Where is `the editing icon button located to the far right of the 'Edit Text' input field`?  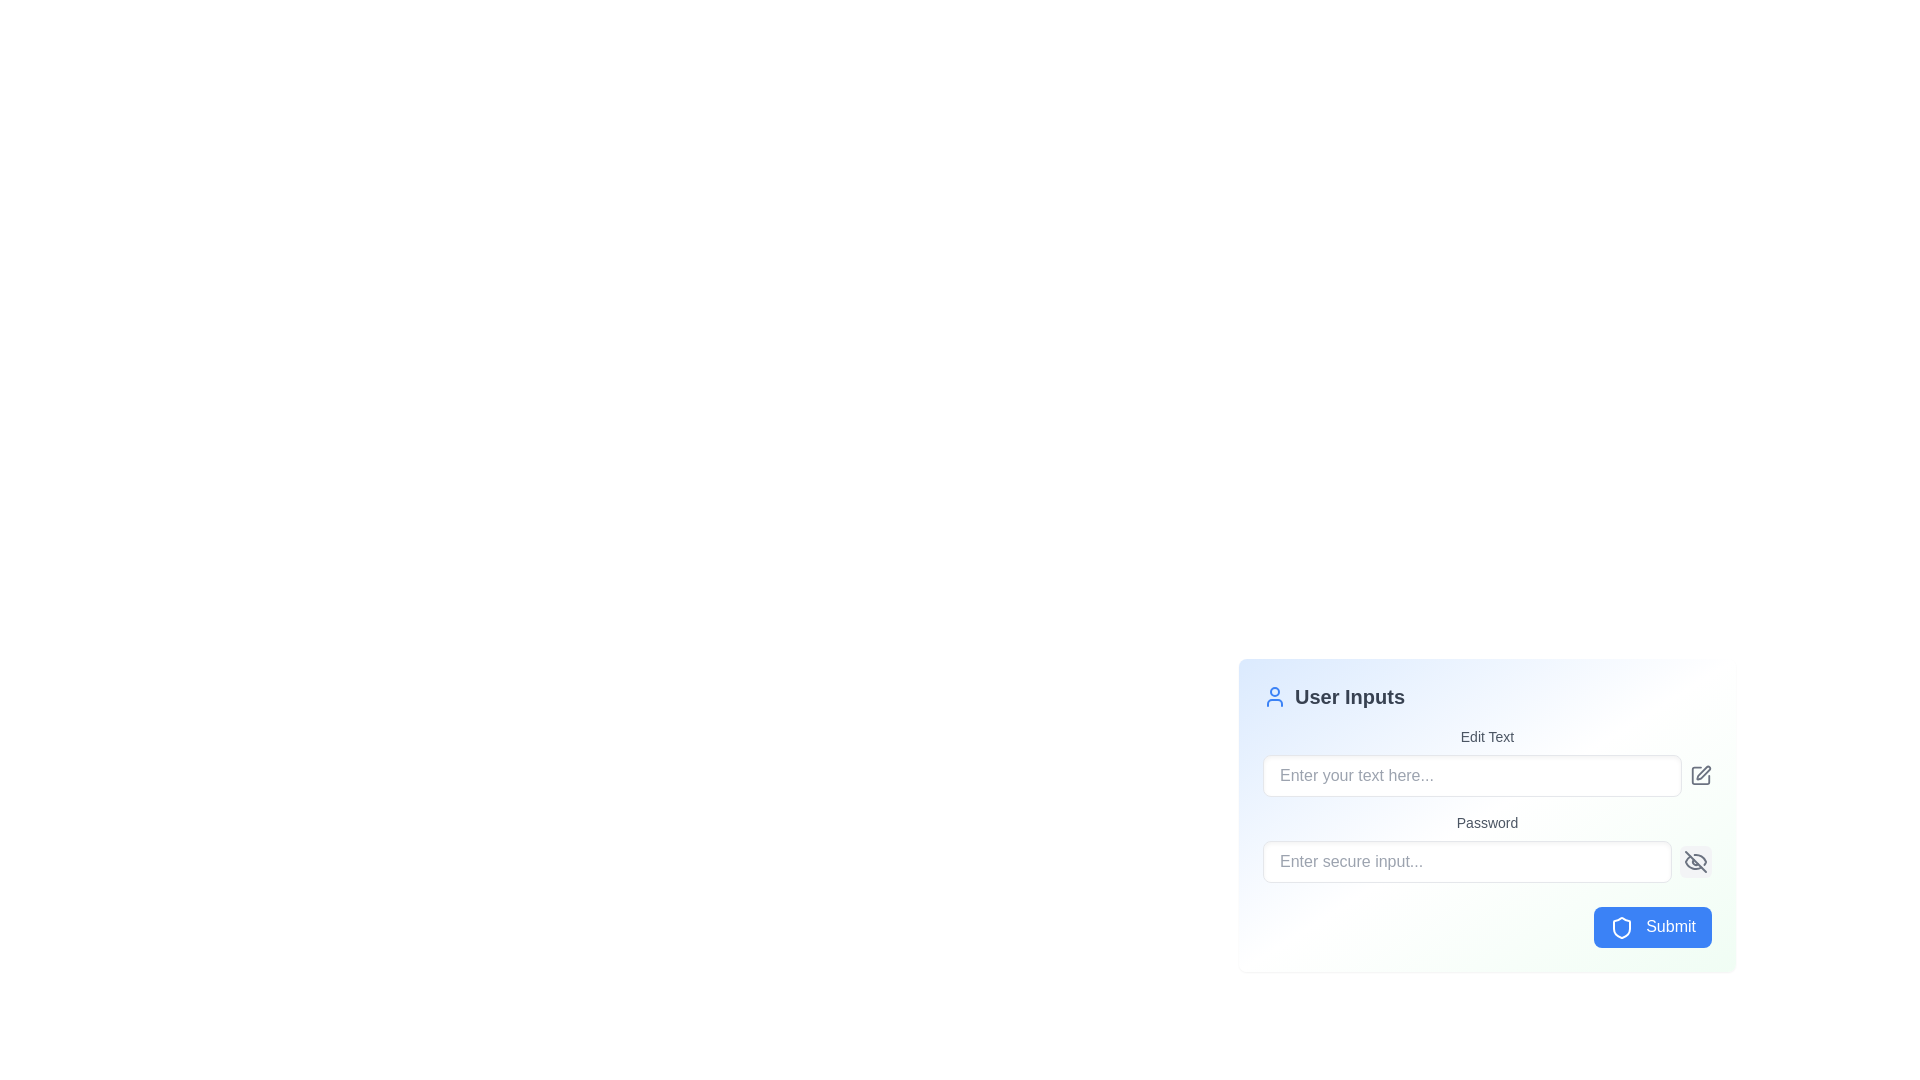
the editing icon button located to the far right of the 'Edit Text' input field is located at coordinates (1699, 774).